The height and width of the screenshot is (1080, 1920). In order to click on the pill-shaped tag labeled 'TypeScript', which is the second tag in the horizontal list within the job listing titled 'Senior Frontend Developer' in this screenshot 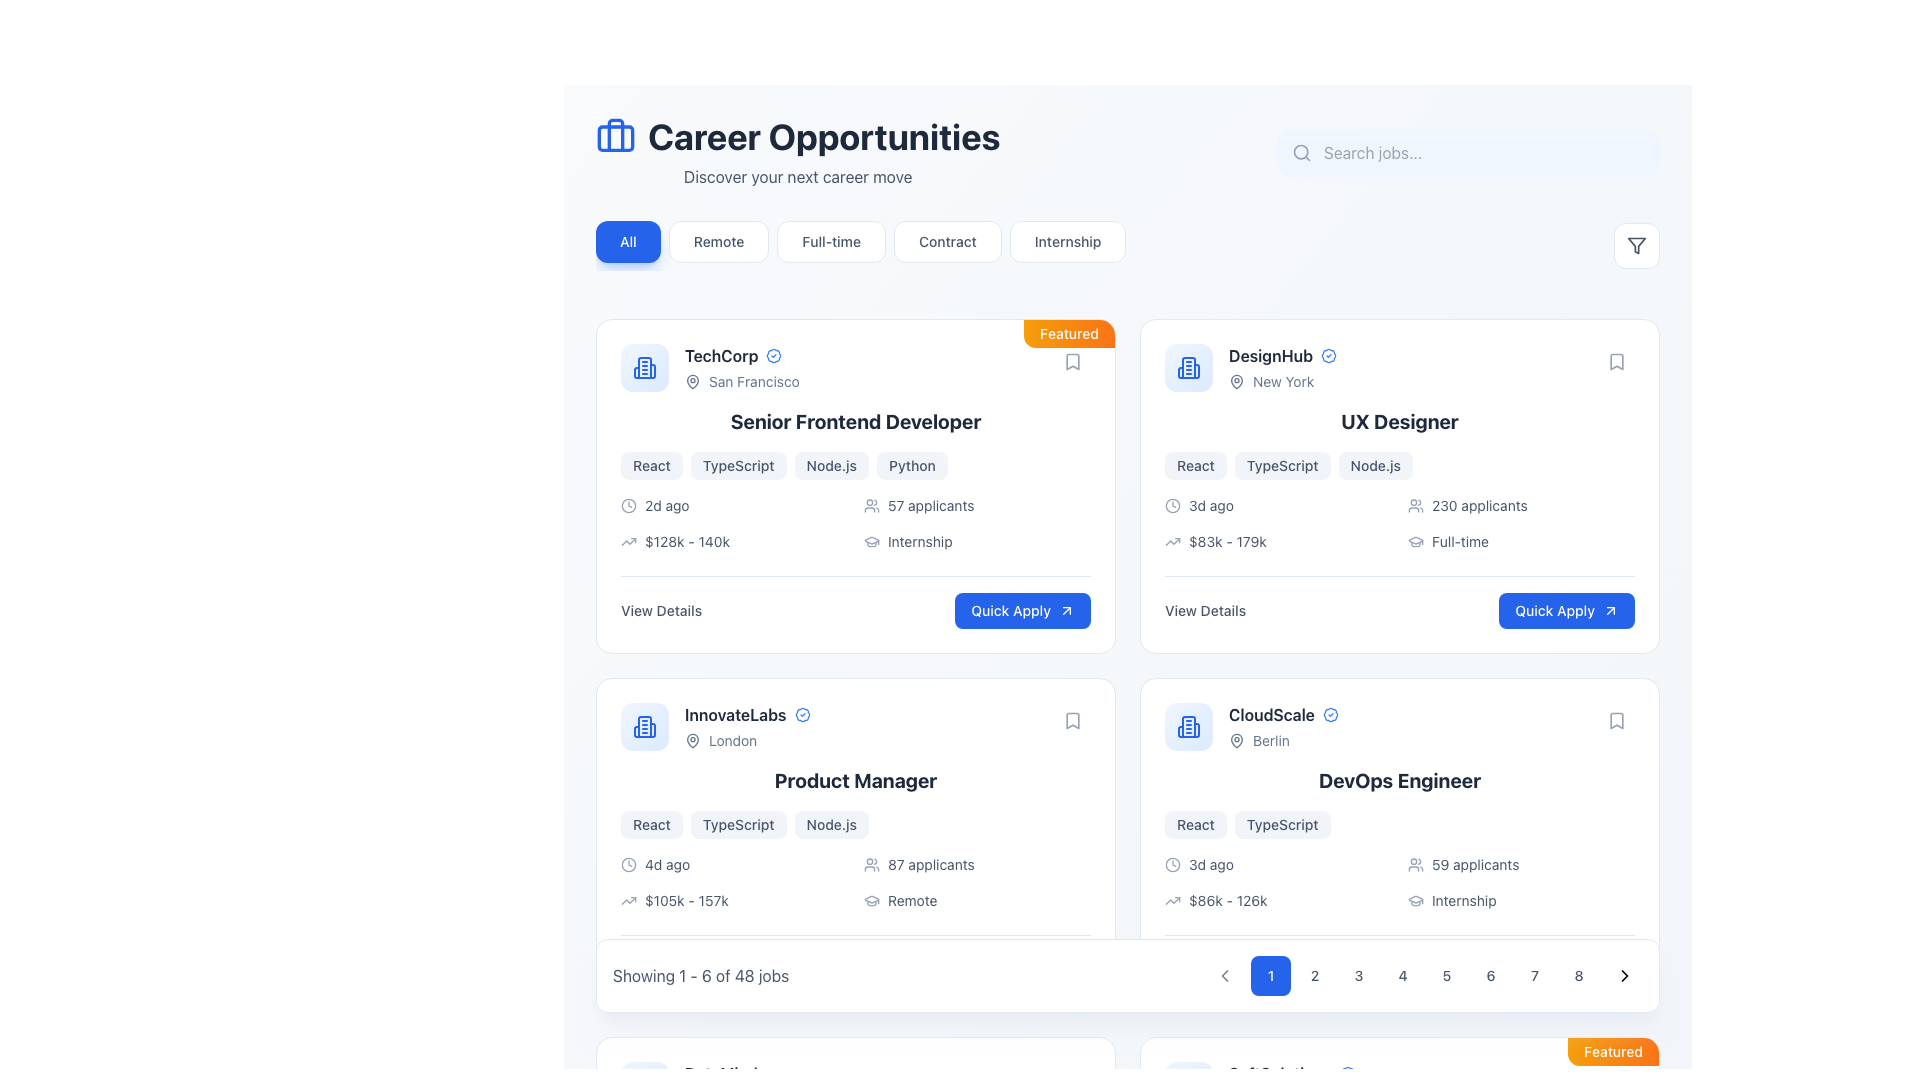, I will do `click(737, 466)`.